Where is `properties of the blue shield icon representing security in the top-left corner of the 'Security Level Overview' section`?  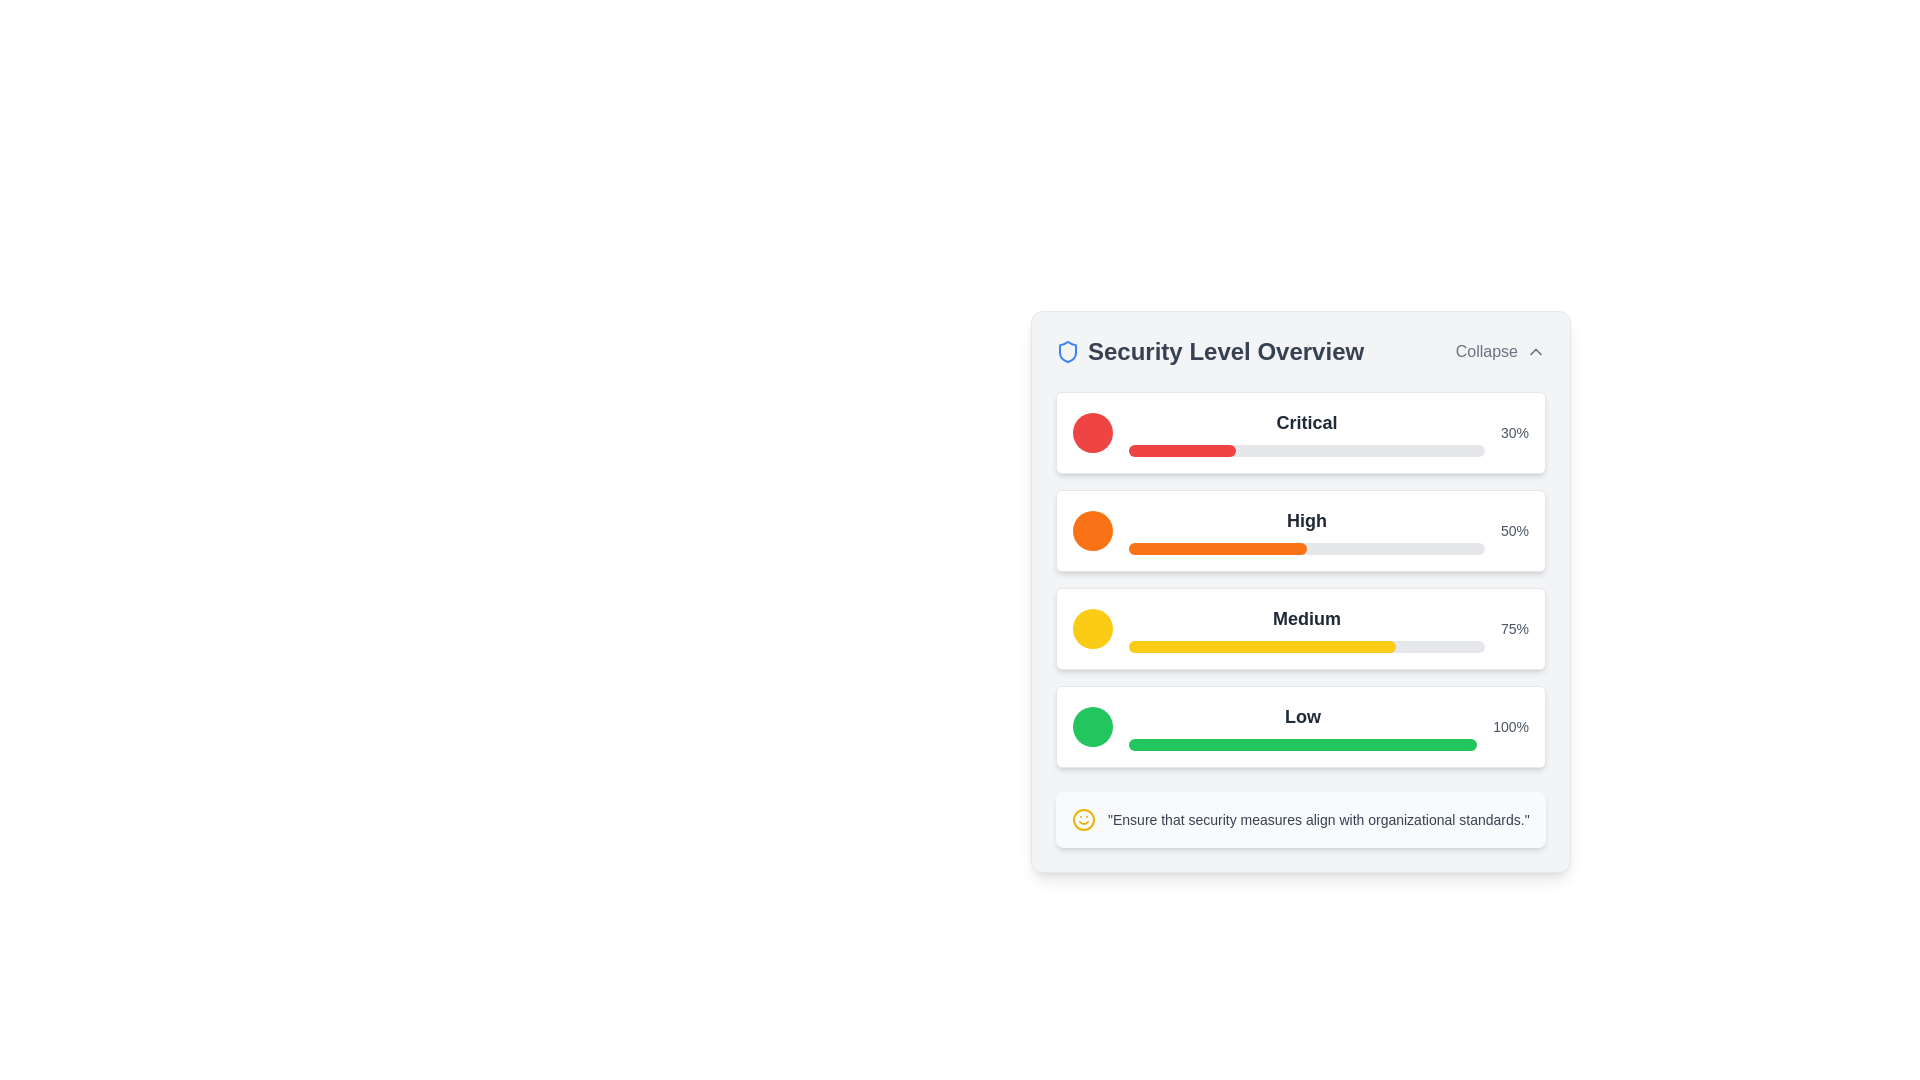
properties of the blue shield icon representing security in the top-left corner of the 'Security Level Overview' section is located at coordinates (1067, 350).